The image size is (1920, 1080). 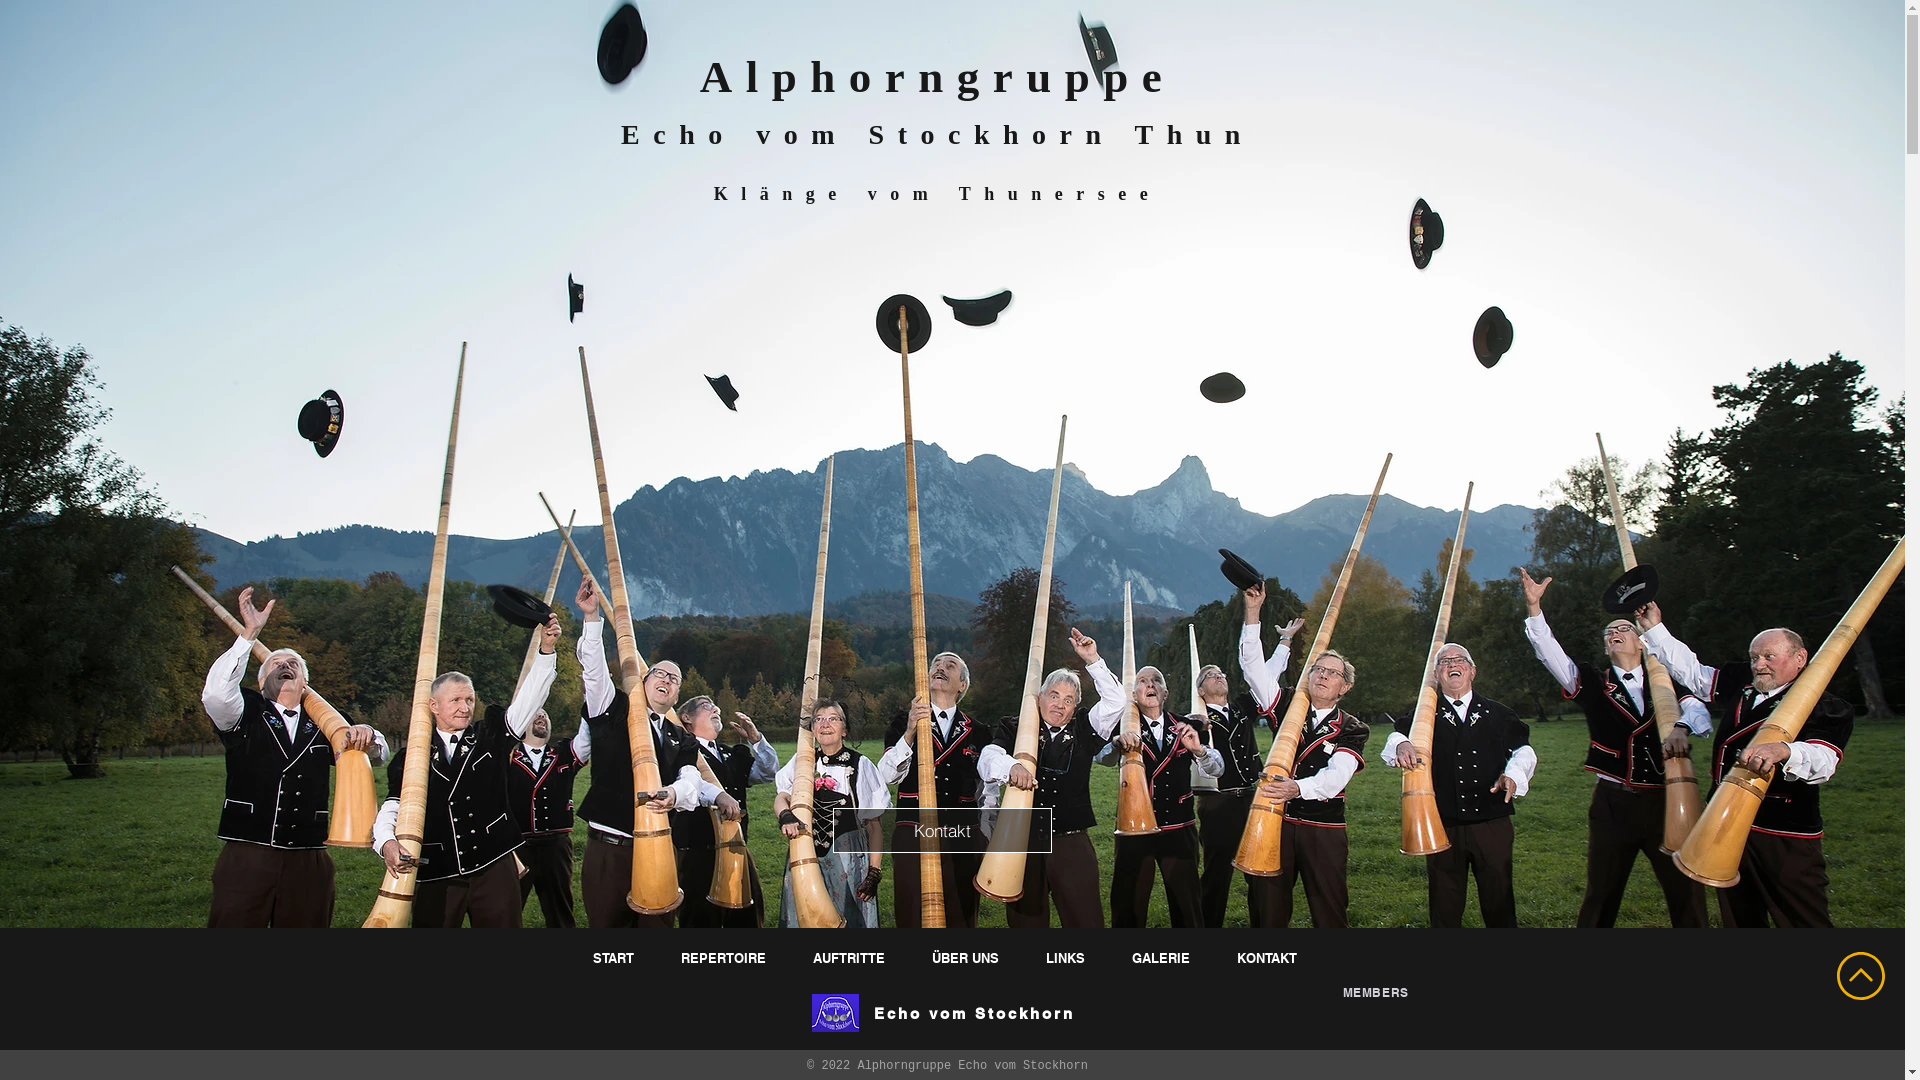 What do you see at coordinates (724, 957) in the screenshot?
I see `'REPERTOIRE'` at bounding box center [724, 957].